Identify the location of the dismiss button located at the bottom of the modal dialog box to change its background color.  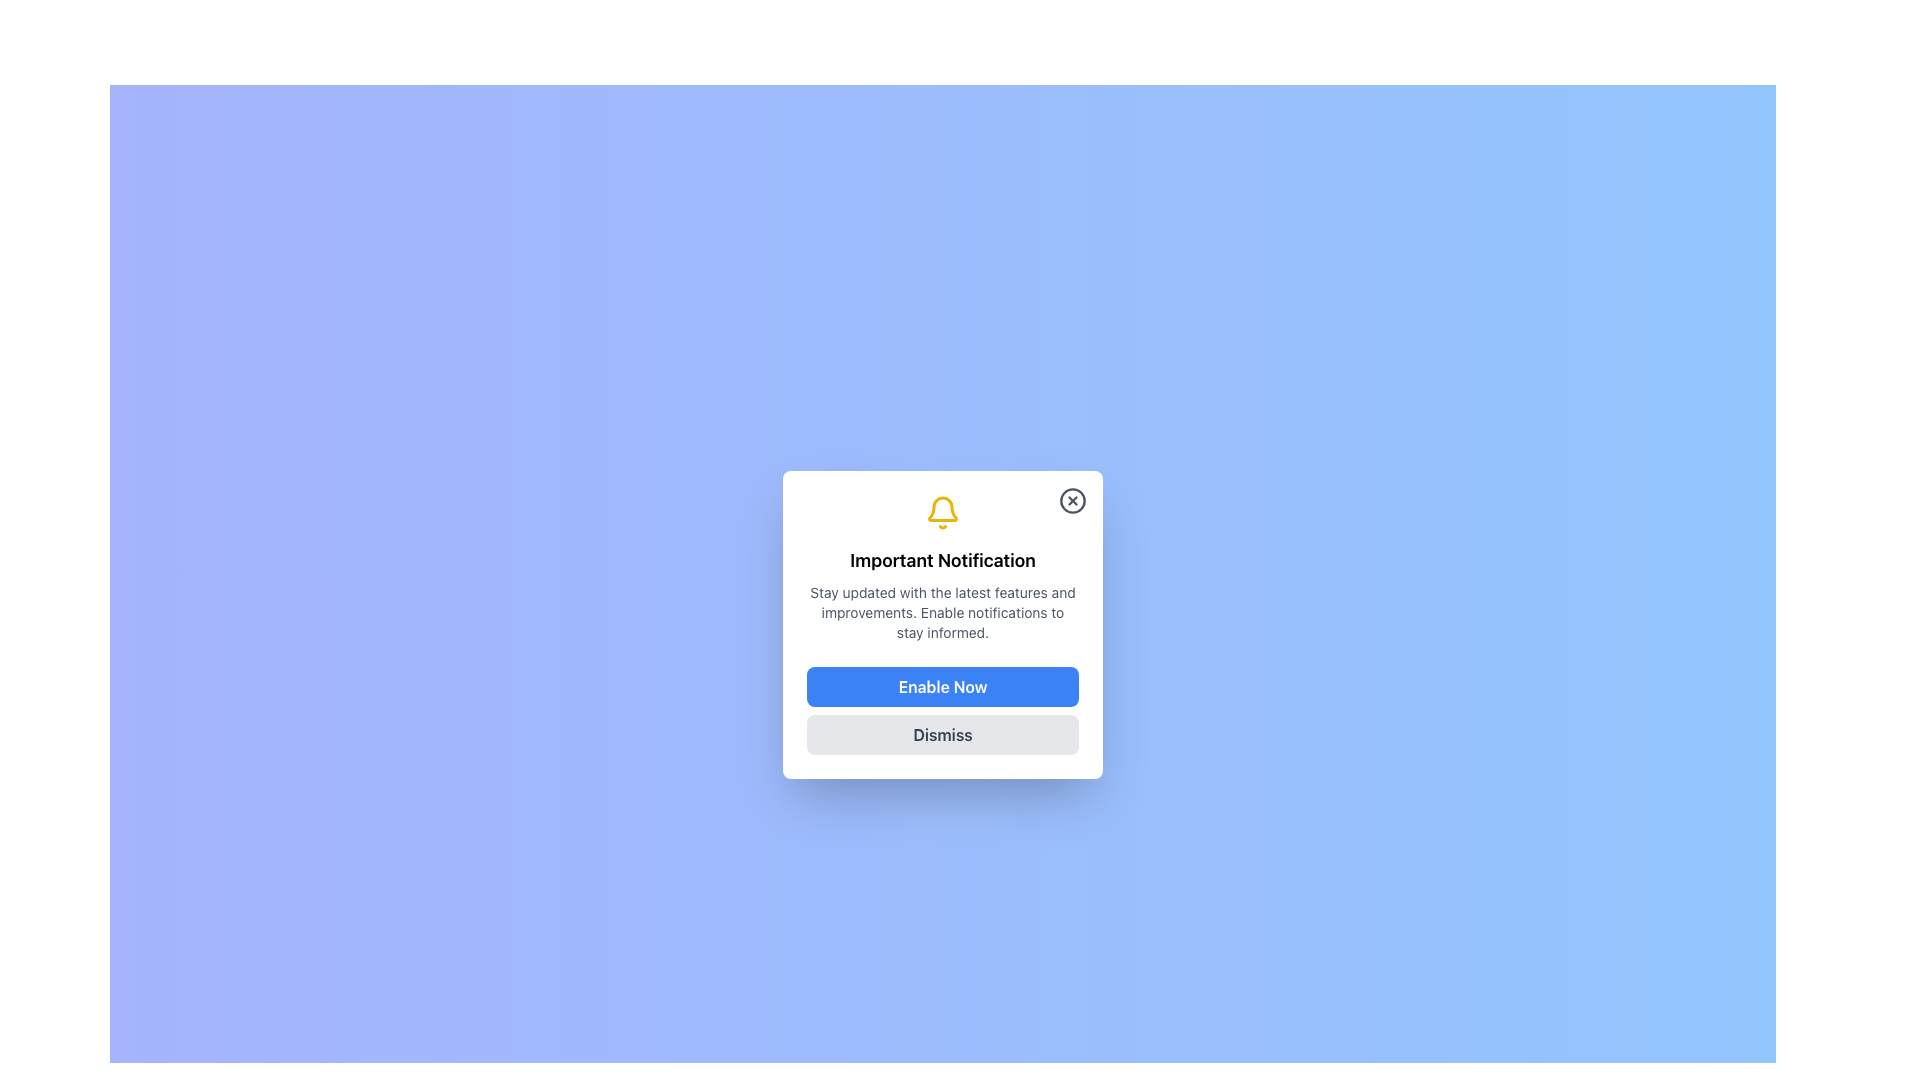
(941, 735).